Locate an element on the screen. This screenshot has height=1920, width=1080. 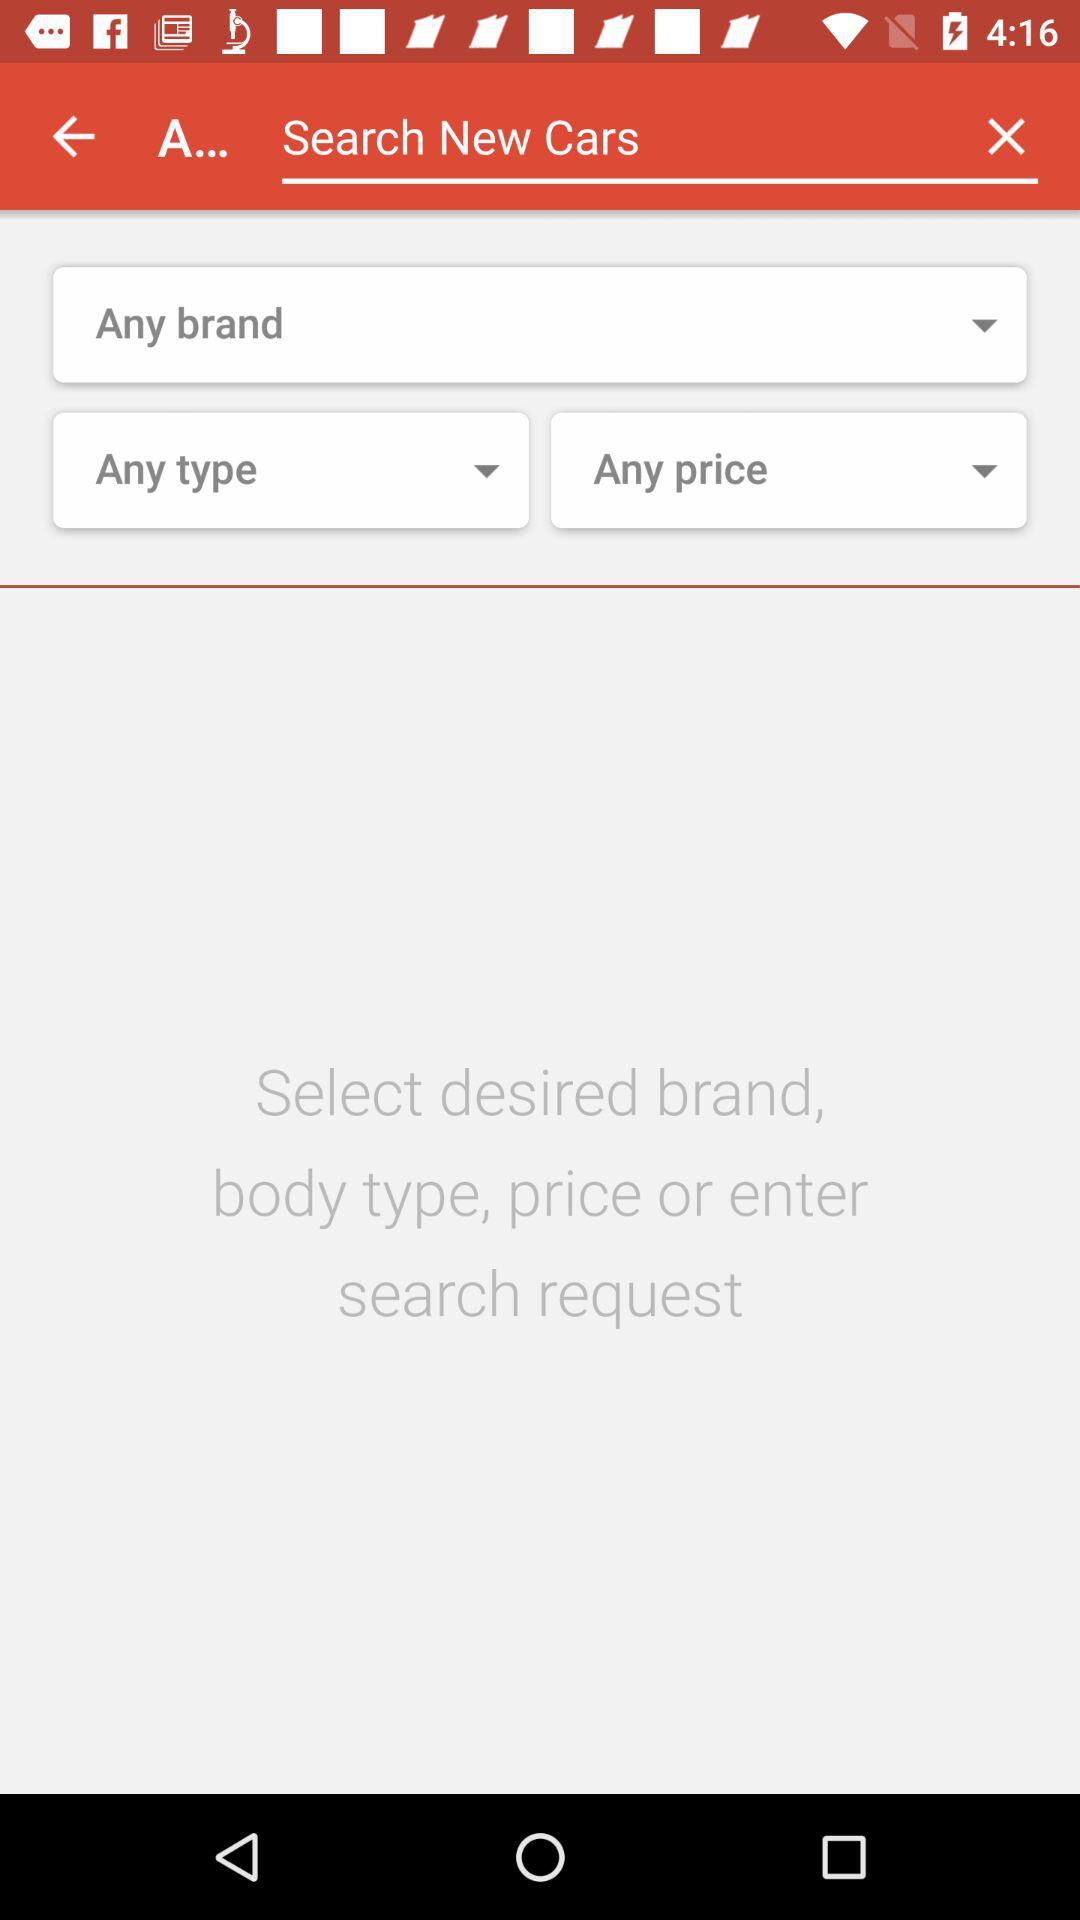
icon to the left of autoportal is located at coordinates (72, 135).